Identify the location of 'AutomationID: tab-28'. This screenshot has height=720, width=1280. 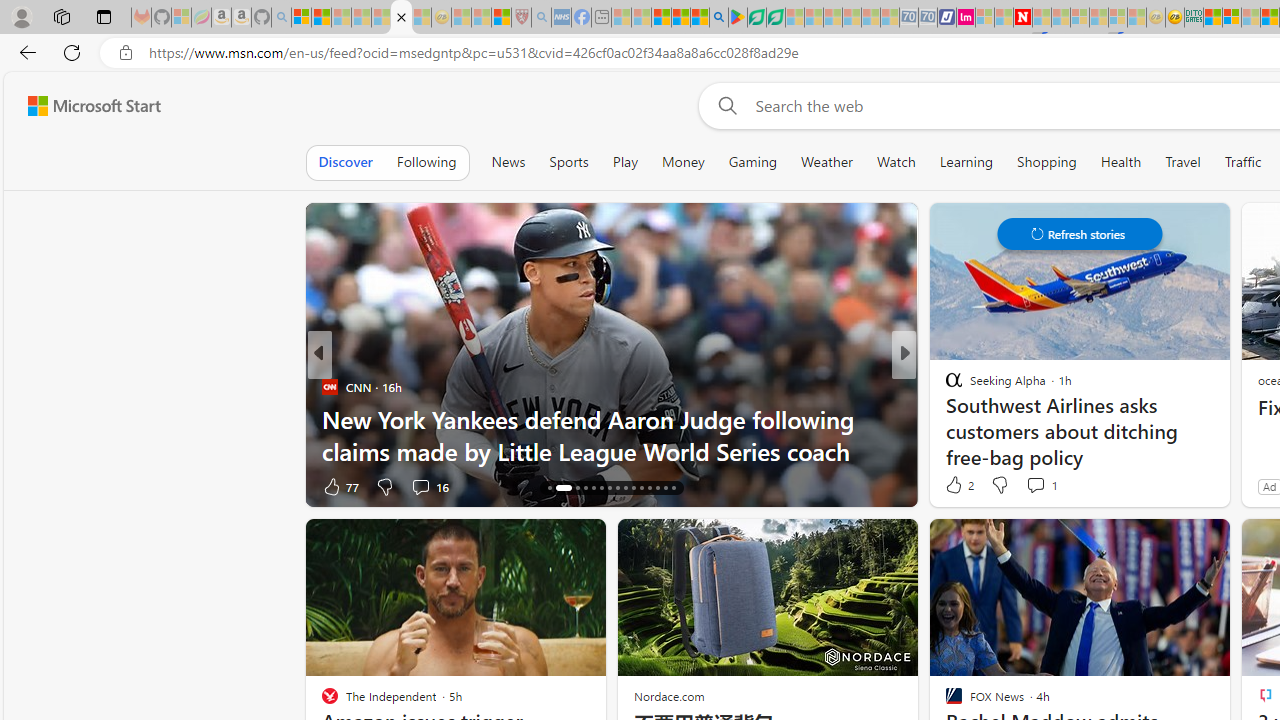
(657, 488).